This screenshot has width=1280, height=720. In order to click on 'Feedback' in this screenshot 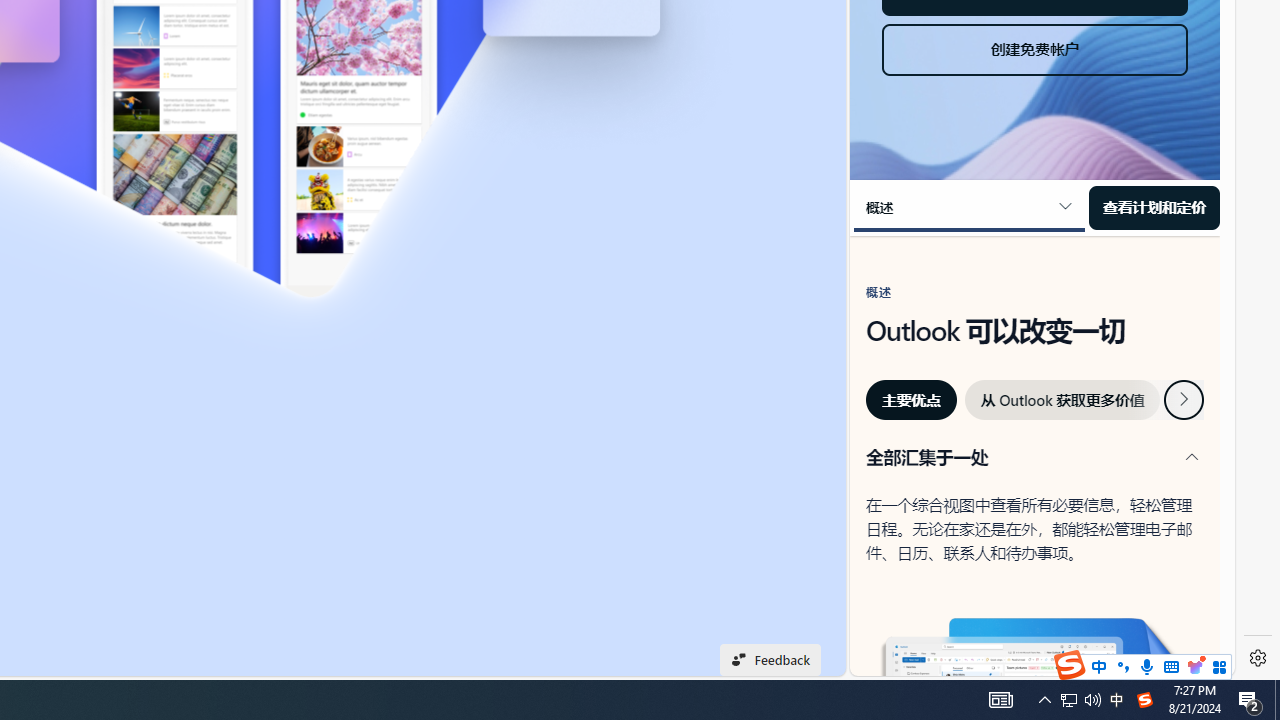, I will do `click(768, 659)`.